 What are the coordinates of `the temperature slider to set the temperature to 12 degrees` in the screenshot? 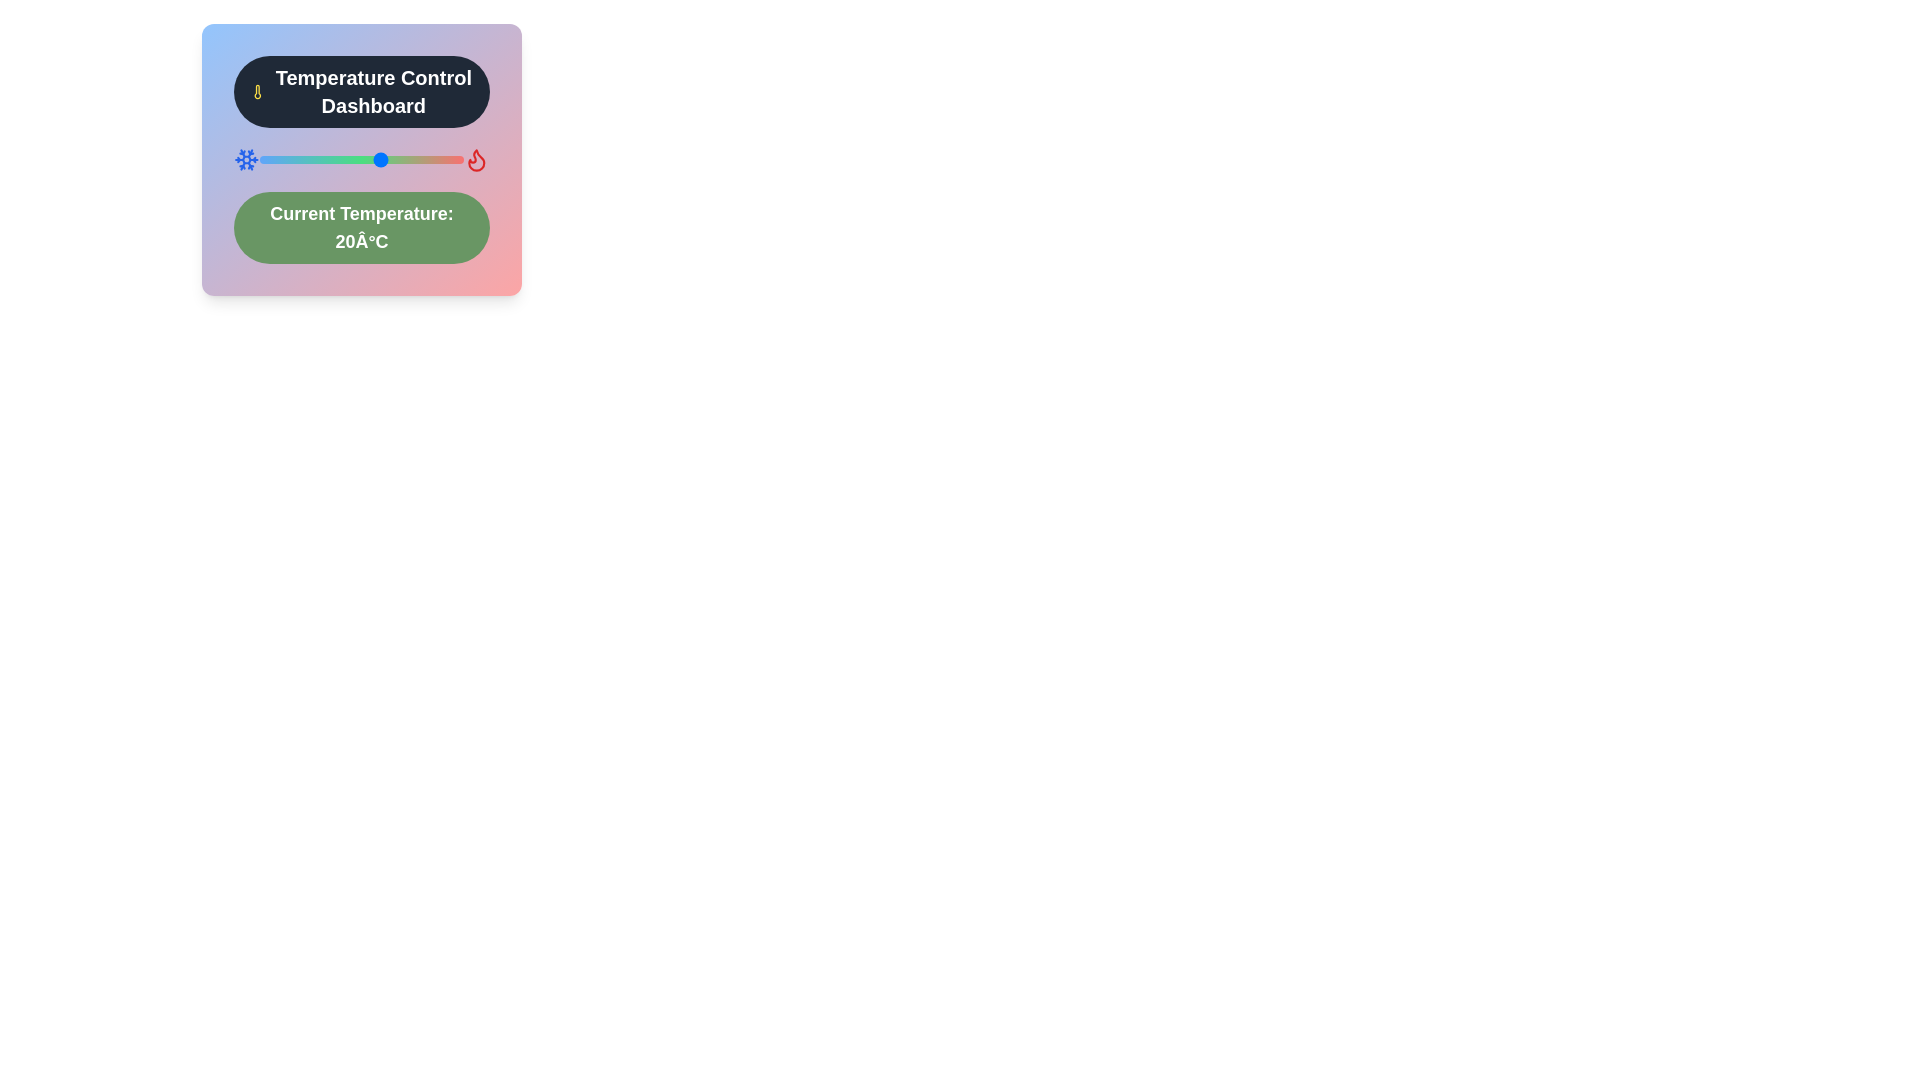 It's located at (349, 158).